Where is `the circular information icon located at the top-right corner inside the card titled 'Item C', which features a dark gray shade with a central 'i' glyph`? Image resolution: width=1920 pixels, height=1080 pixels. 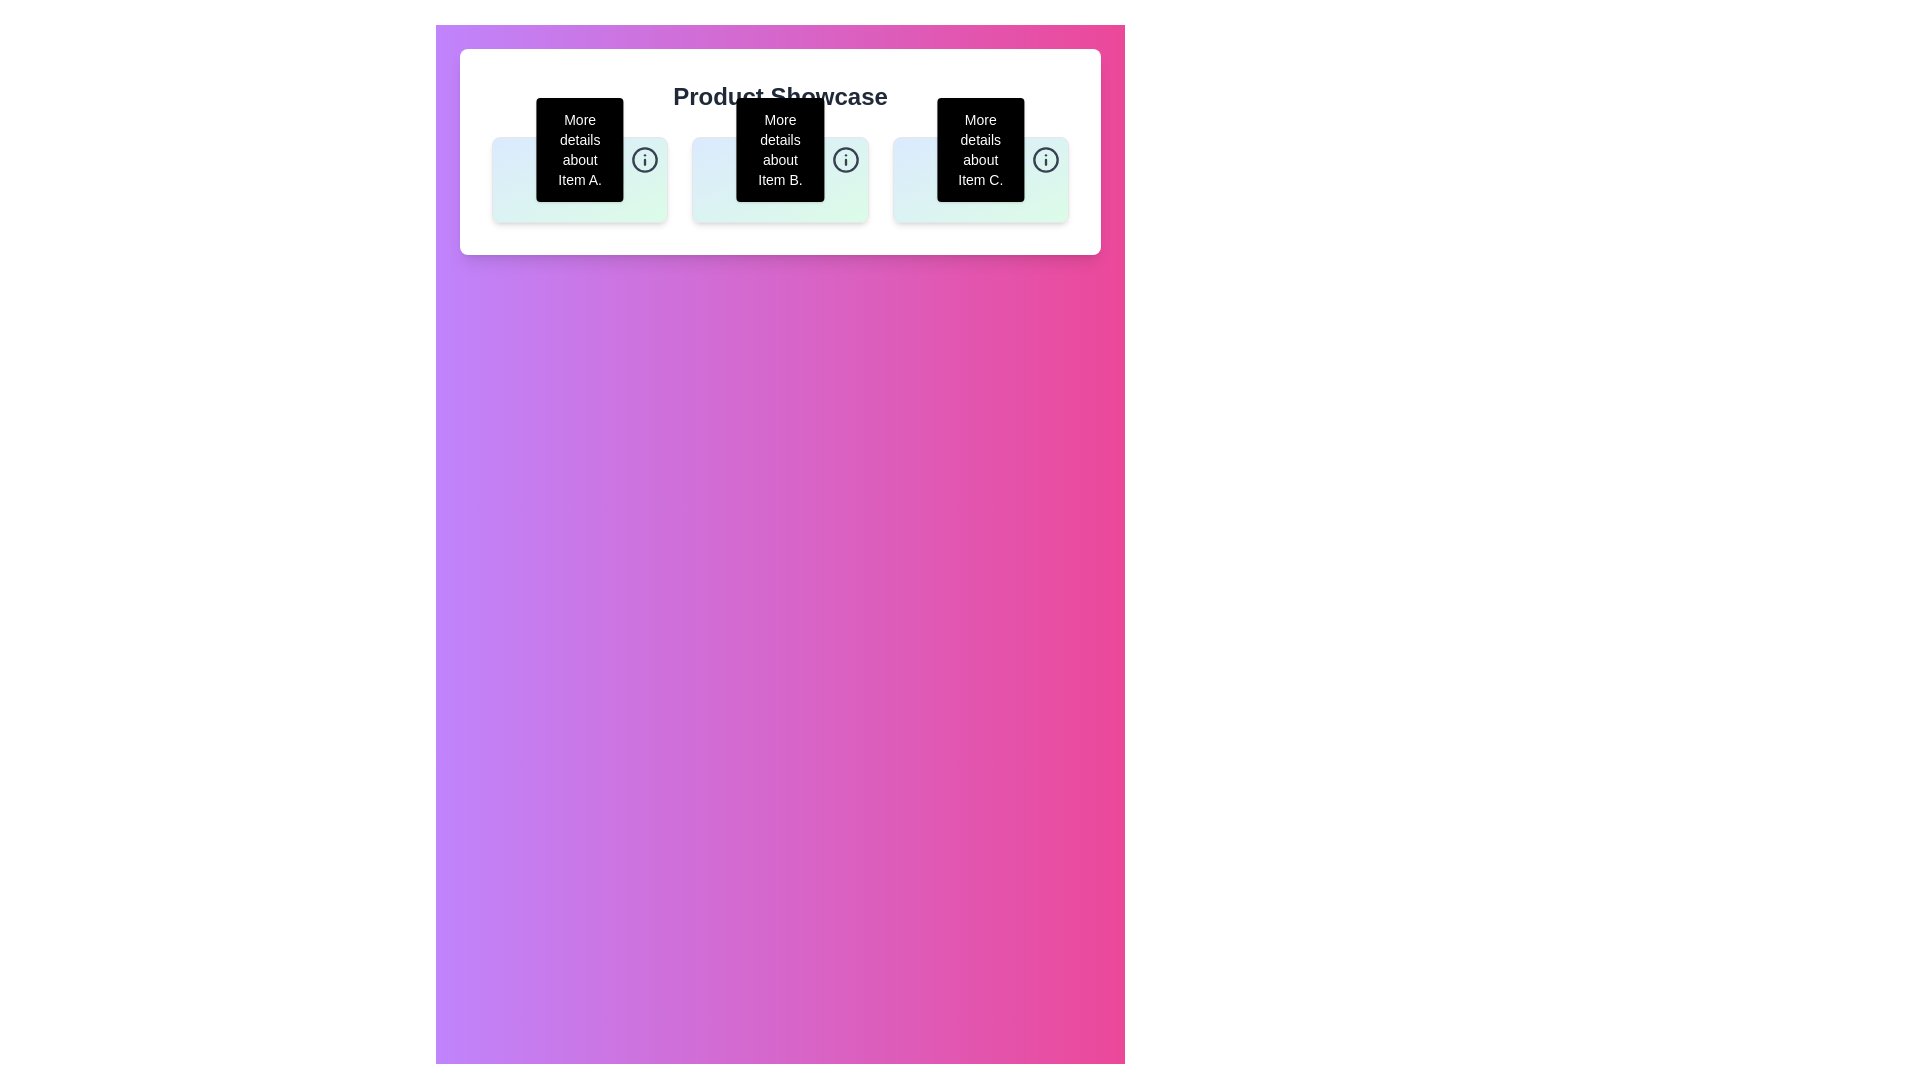 the circular information icon located at the top-right corner inside the card titled 'Item C', which features a dark gray shade with a central 'i' glyph is located at coordinates (1045, 158).